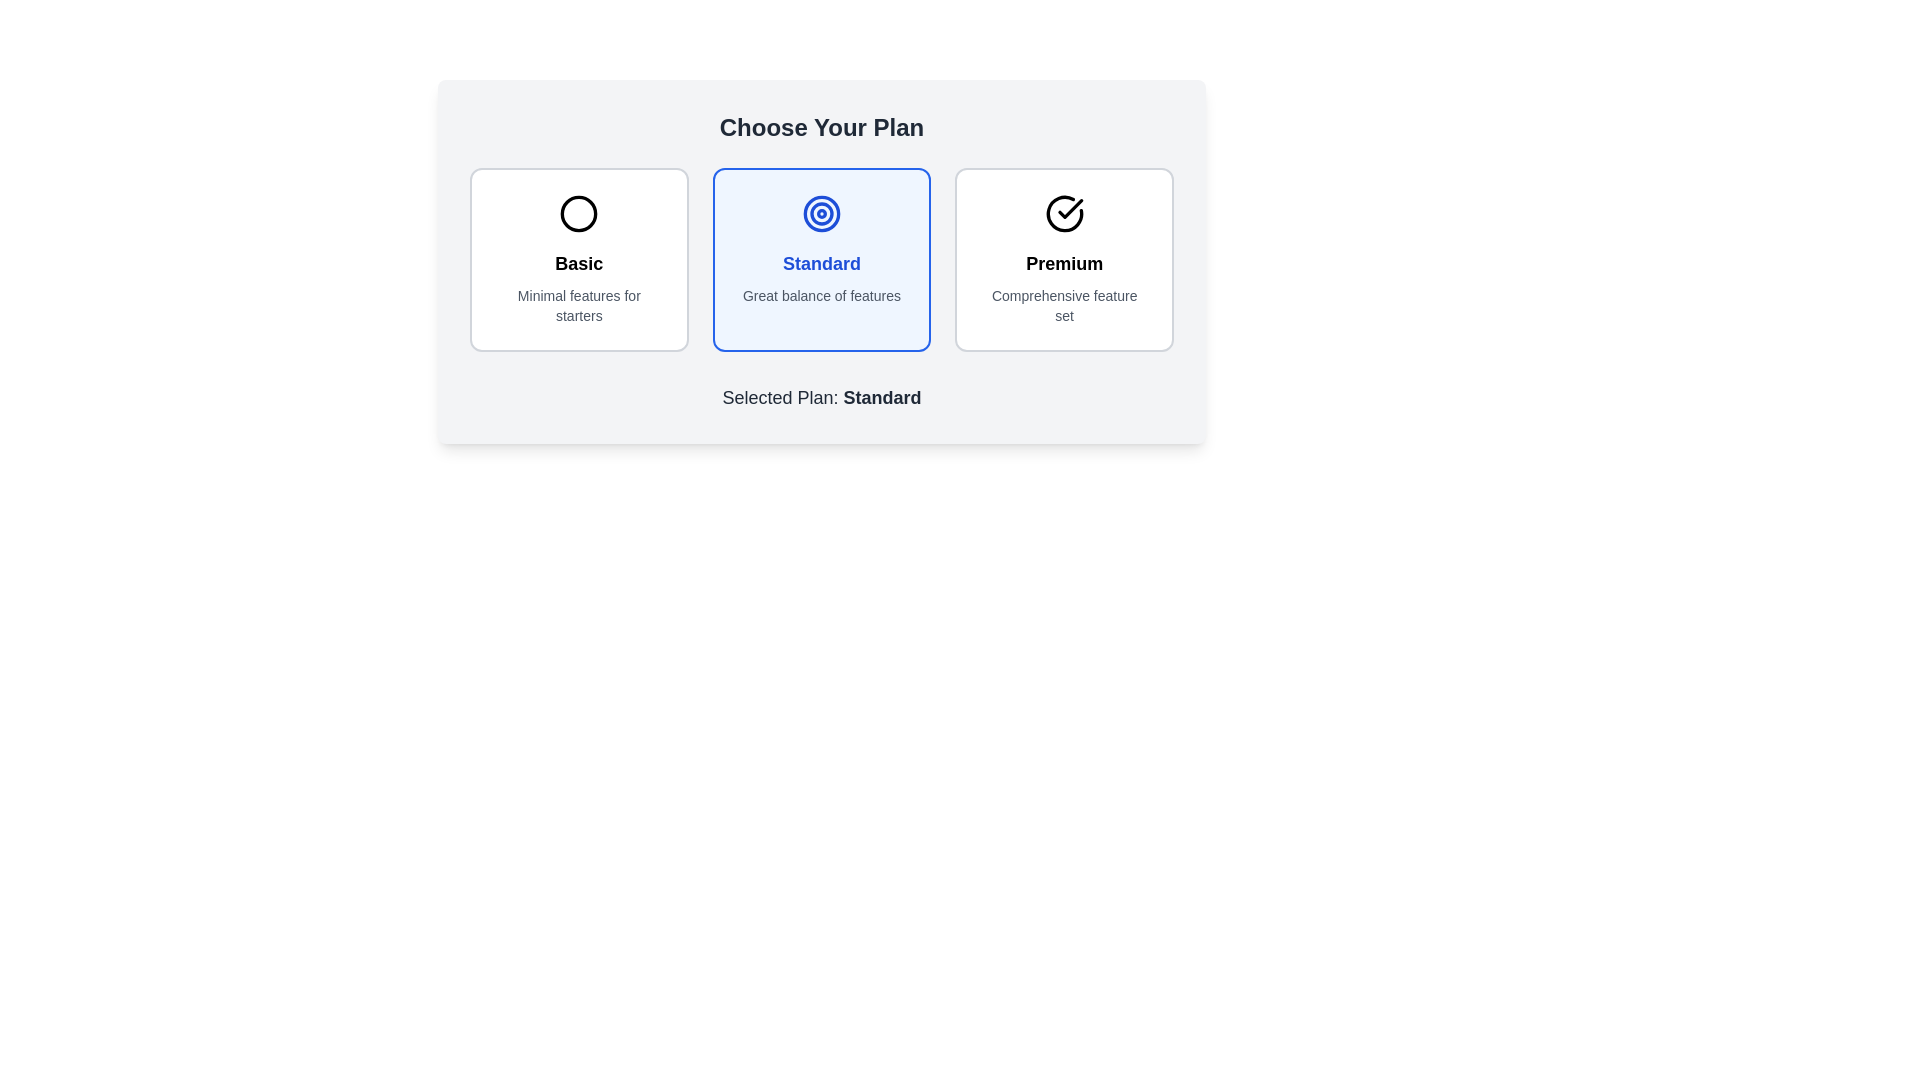 The height and width of the screenshot is (1080, 1920). What do you see at coordinates (1063, 305) in the screenshot?
I see `the text label describing the features of the 'Premium' plan, located at the bottom of the 'Premium' plan card in the rightmost column` at bounding box center [1063, 305].